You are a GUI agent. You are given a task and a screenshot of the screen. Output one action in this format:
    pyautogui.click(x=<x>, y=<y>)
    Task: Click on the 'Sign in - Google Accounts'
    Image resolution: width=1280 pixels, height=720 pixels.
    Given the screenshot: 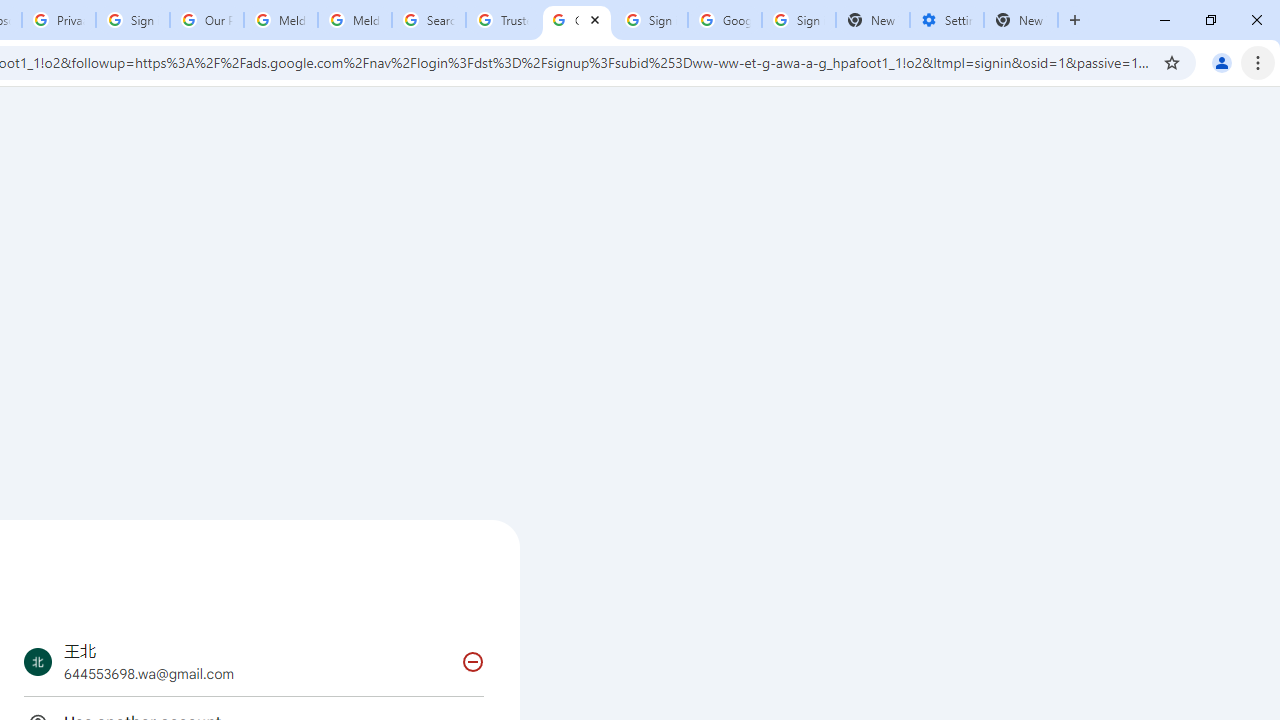 What is the action you would take?
    pyautogui.click(x=797, y=20)
    